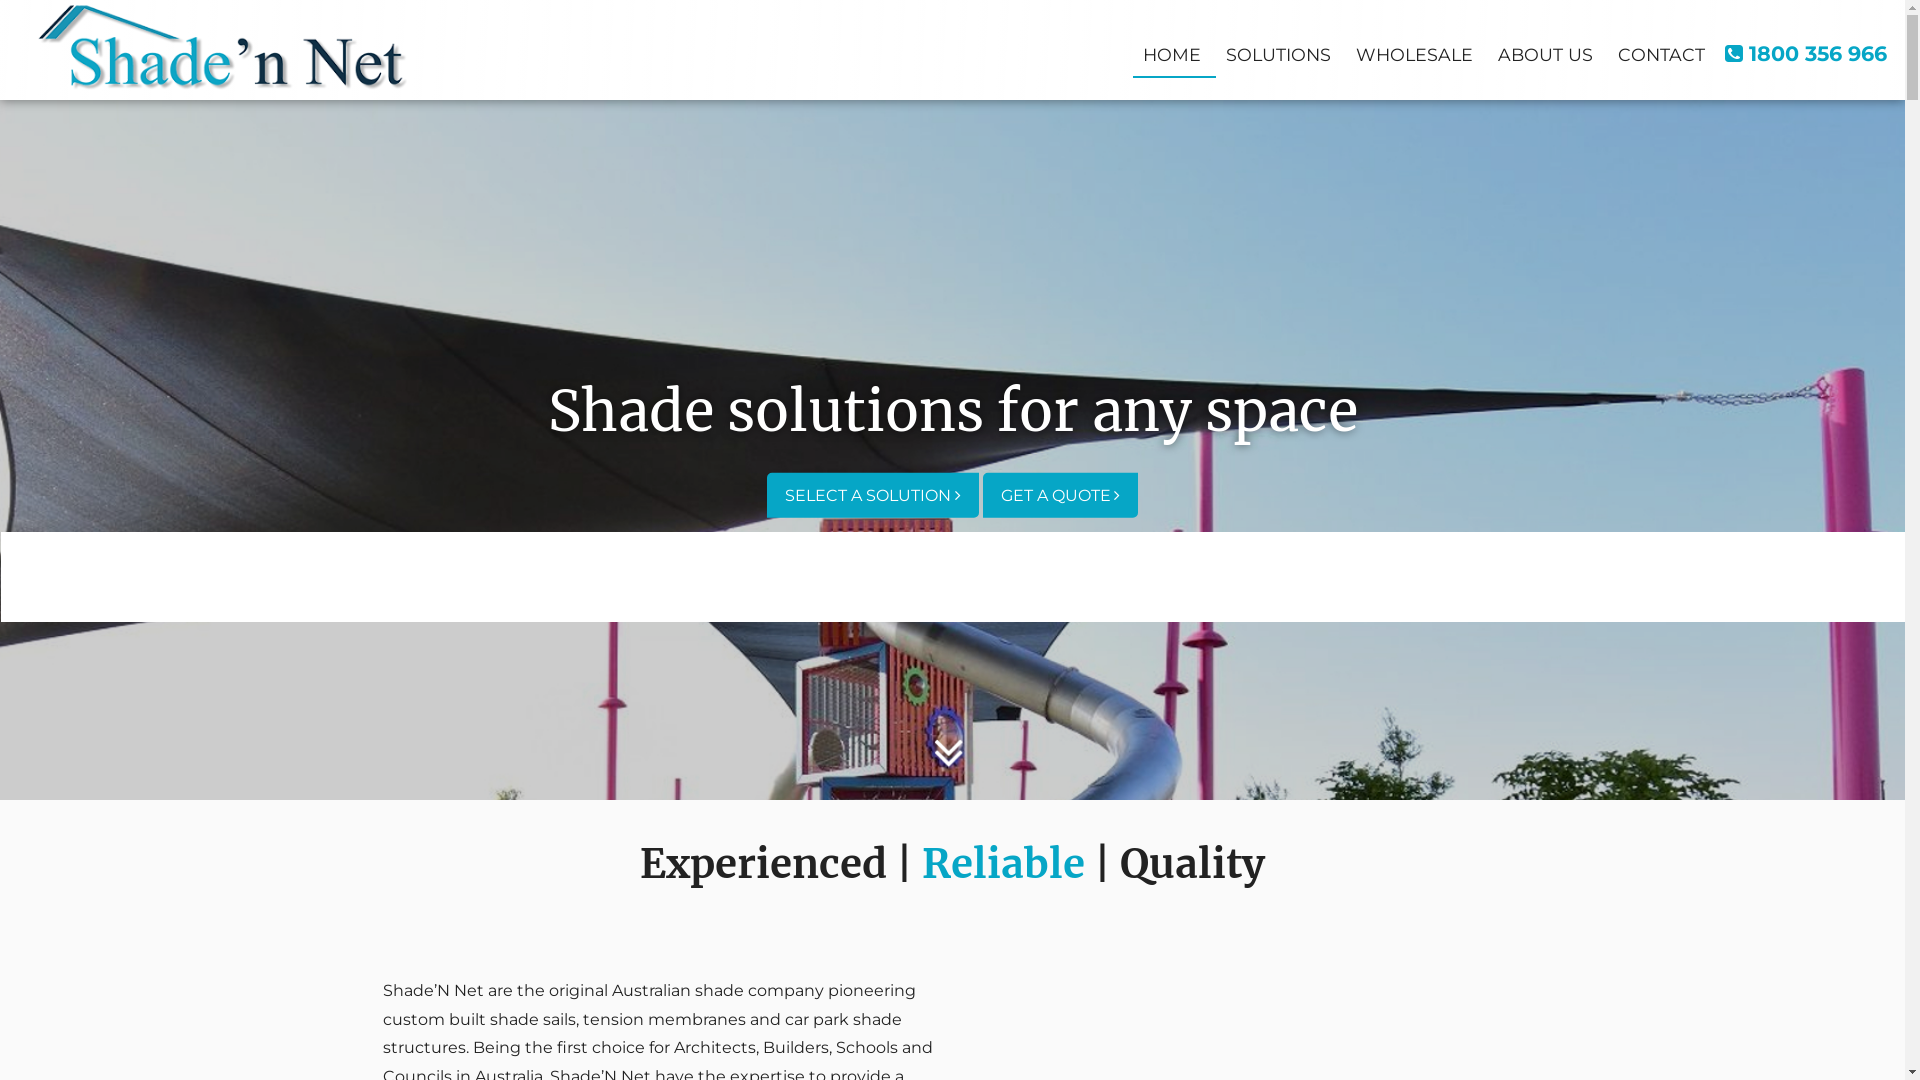  I want to click on 'ABOUT US', so click(1544, 51).